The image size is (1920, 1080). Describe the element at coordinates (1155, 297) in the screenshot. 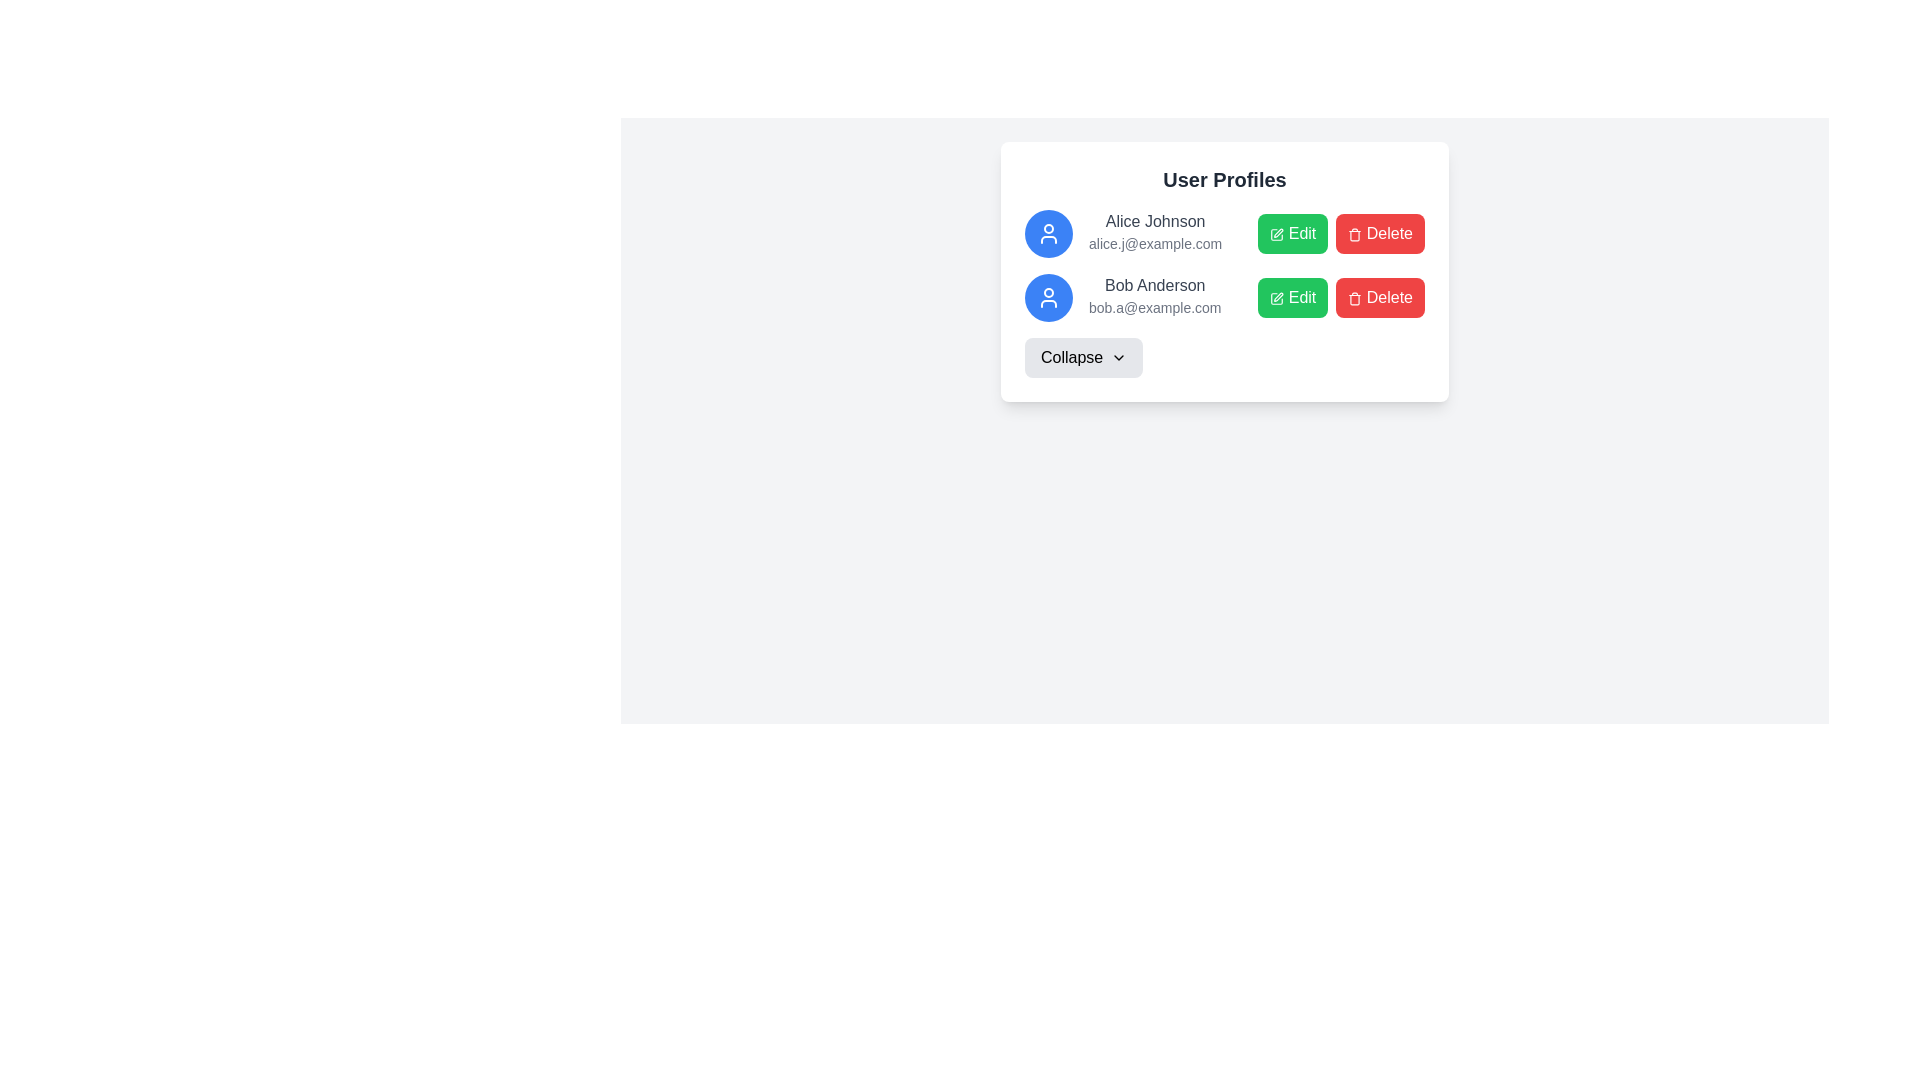

I see `the Text Label displaying 'Bob Anderson' and 'bob.a@example.com' in the User Profiles section` at that location.